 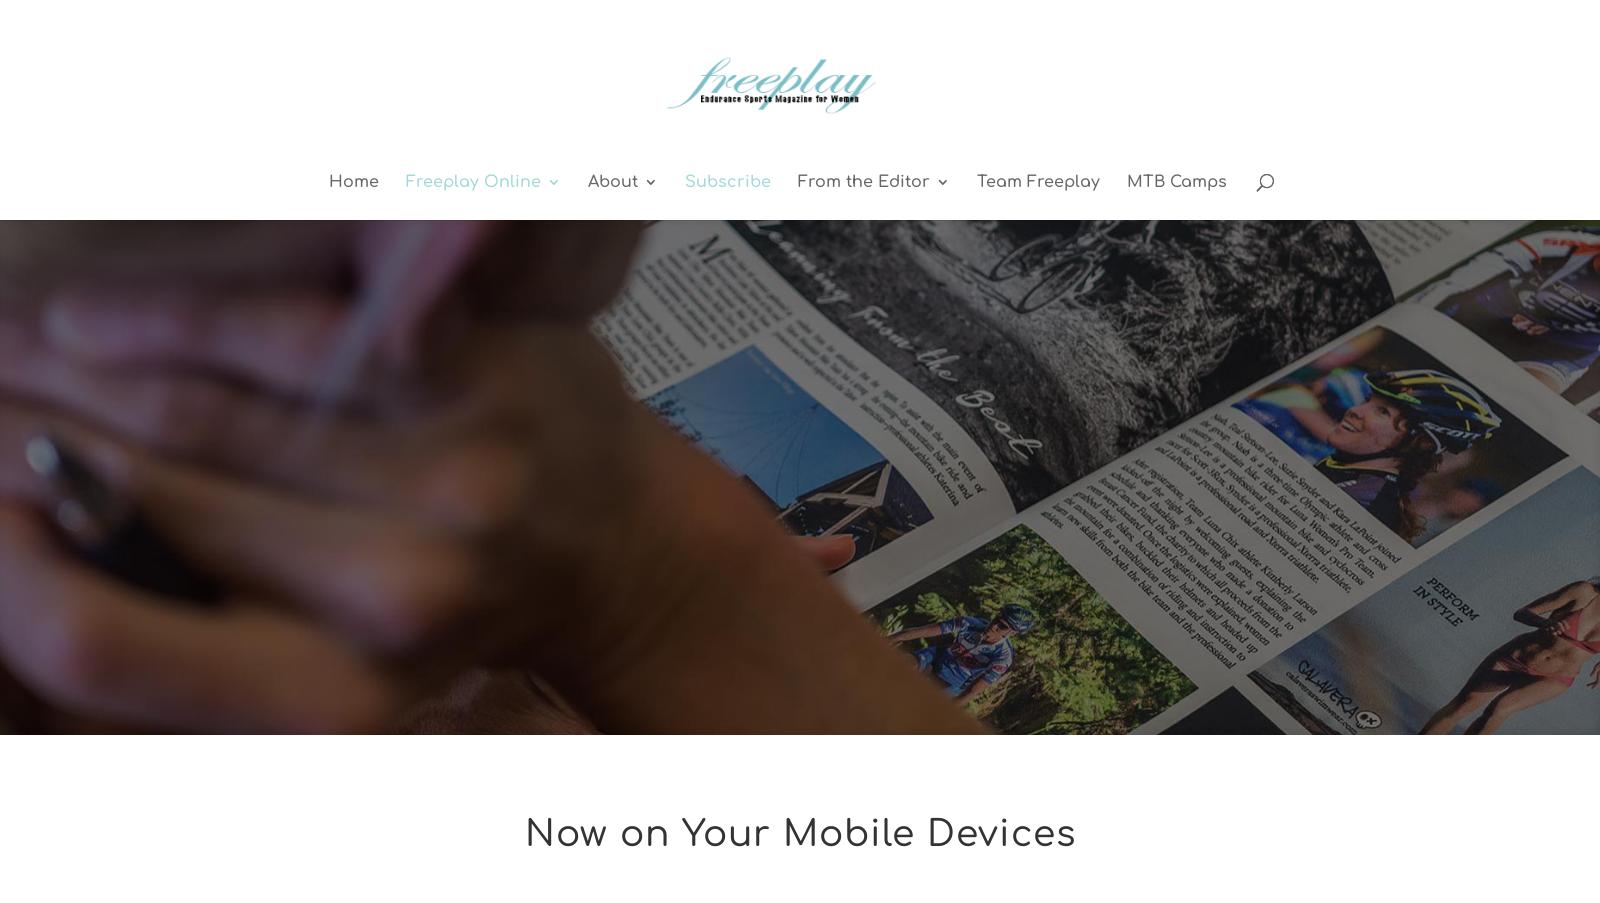 I want to click on 'Freeplay App', so click(x=443, y=301).